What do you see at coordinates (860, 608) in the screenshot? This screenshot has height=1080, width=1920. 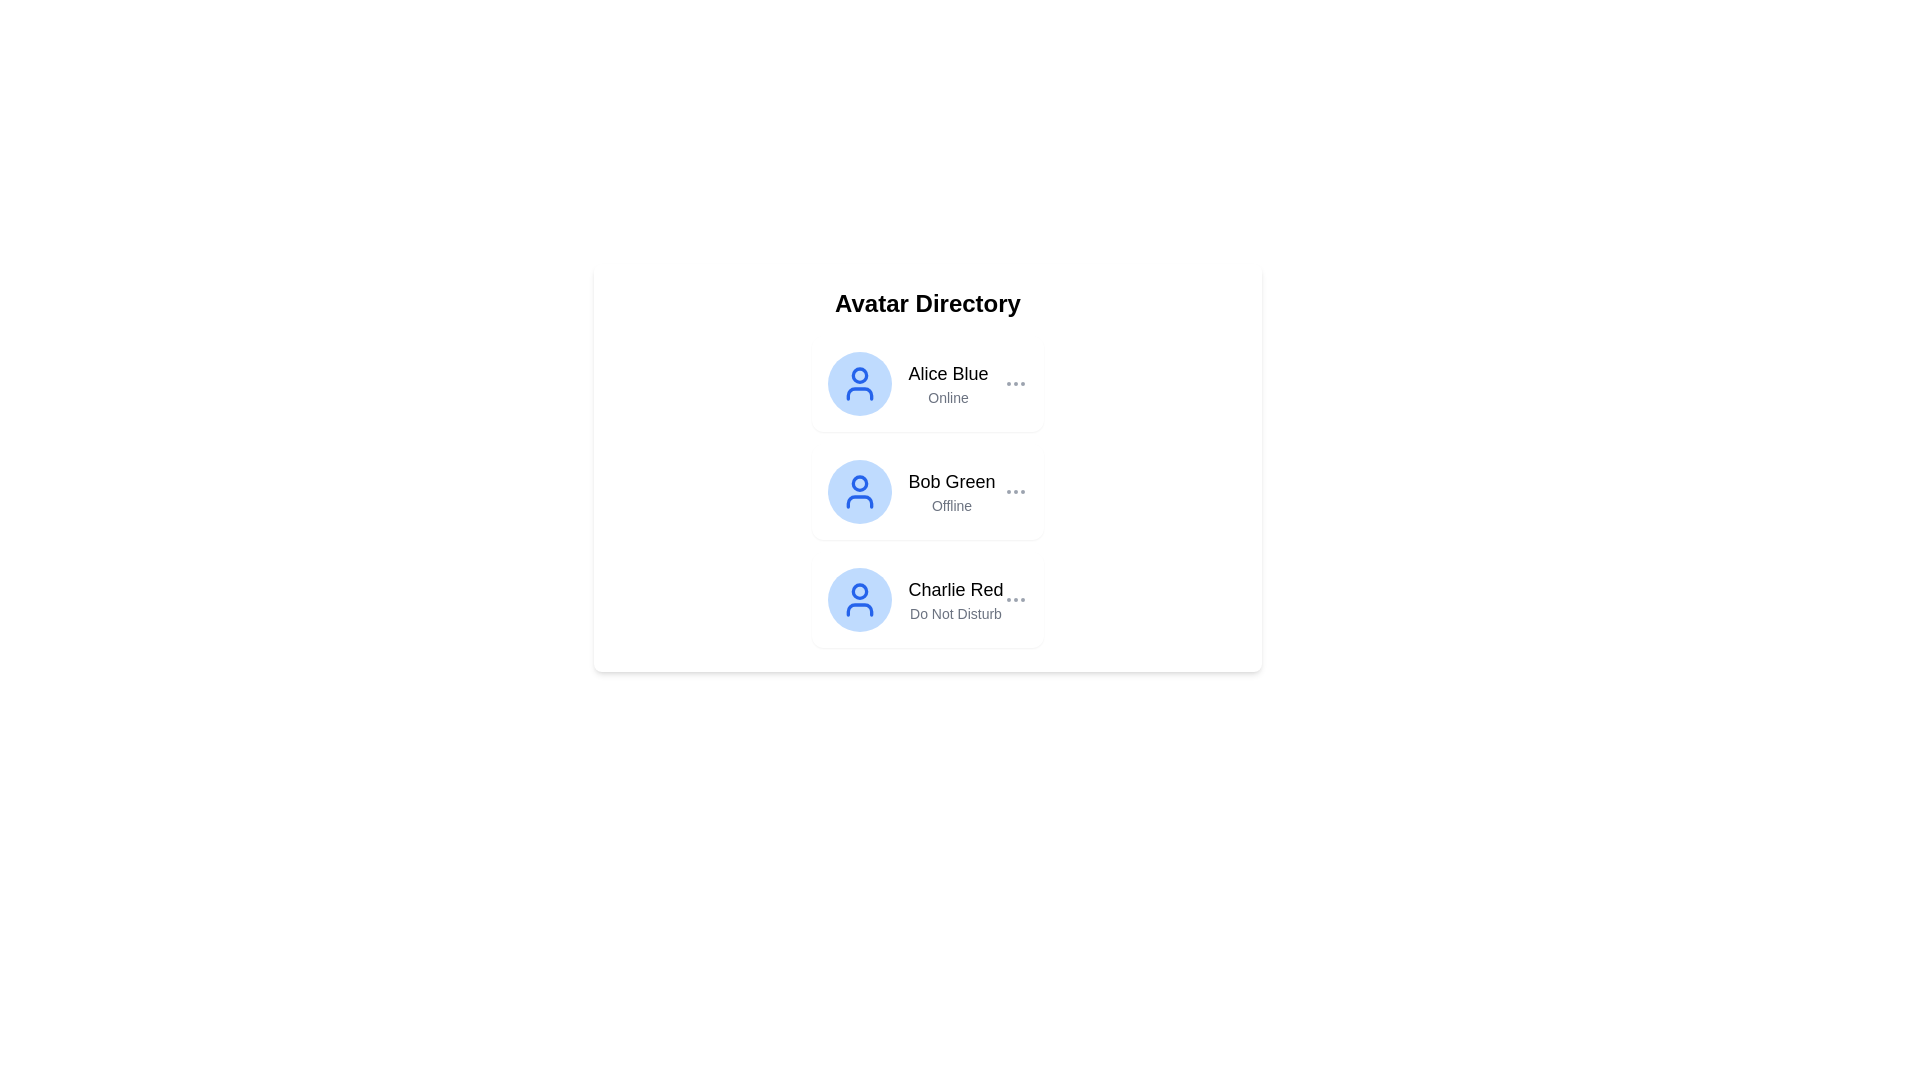 I see `the semi-oval or arch-shaped graphical component located at the bottom part of the user icon representing an avatar in the Avatar Directory list` at bounding box center [860, 608].